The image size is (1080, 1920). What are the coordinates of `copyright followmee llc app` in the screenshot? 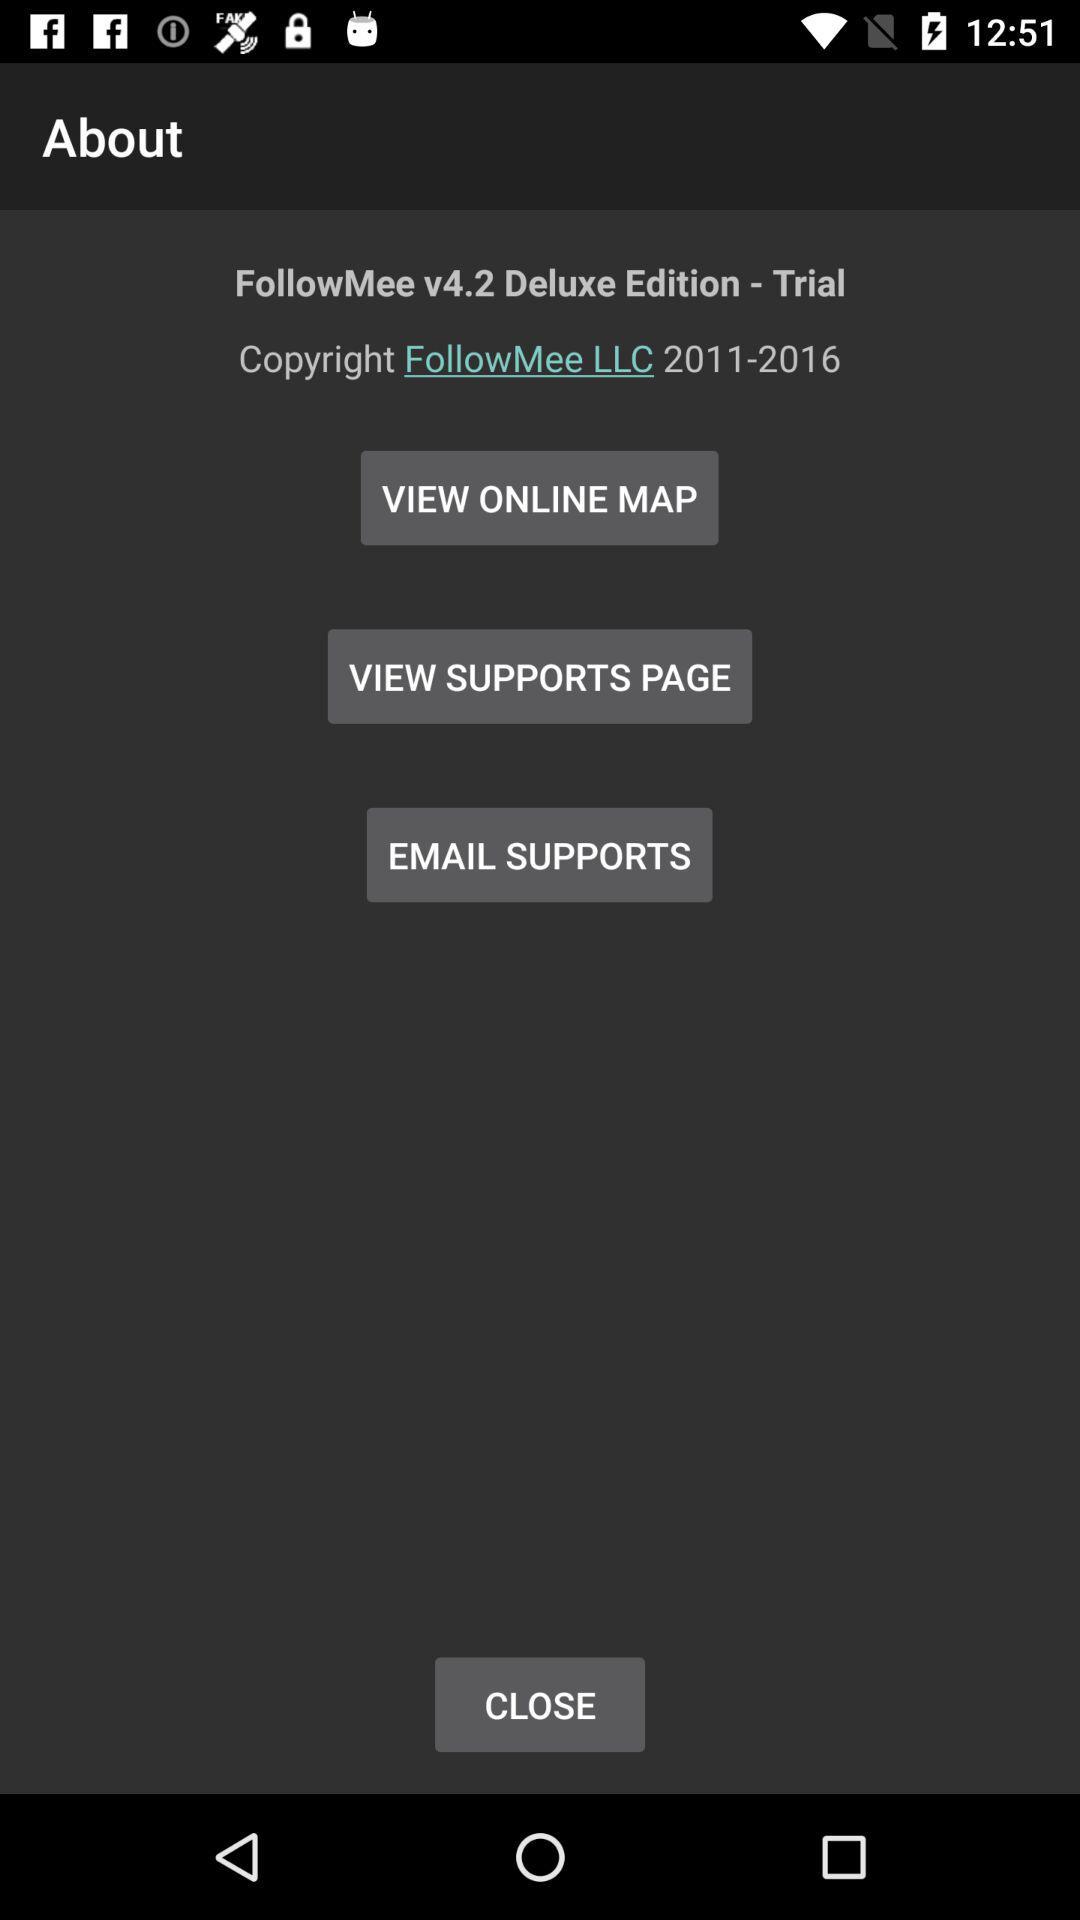 It's located at (540, 370).